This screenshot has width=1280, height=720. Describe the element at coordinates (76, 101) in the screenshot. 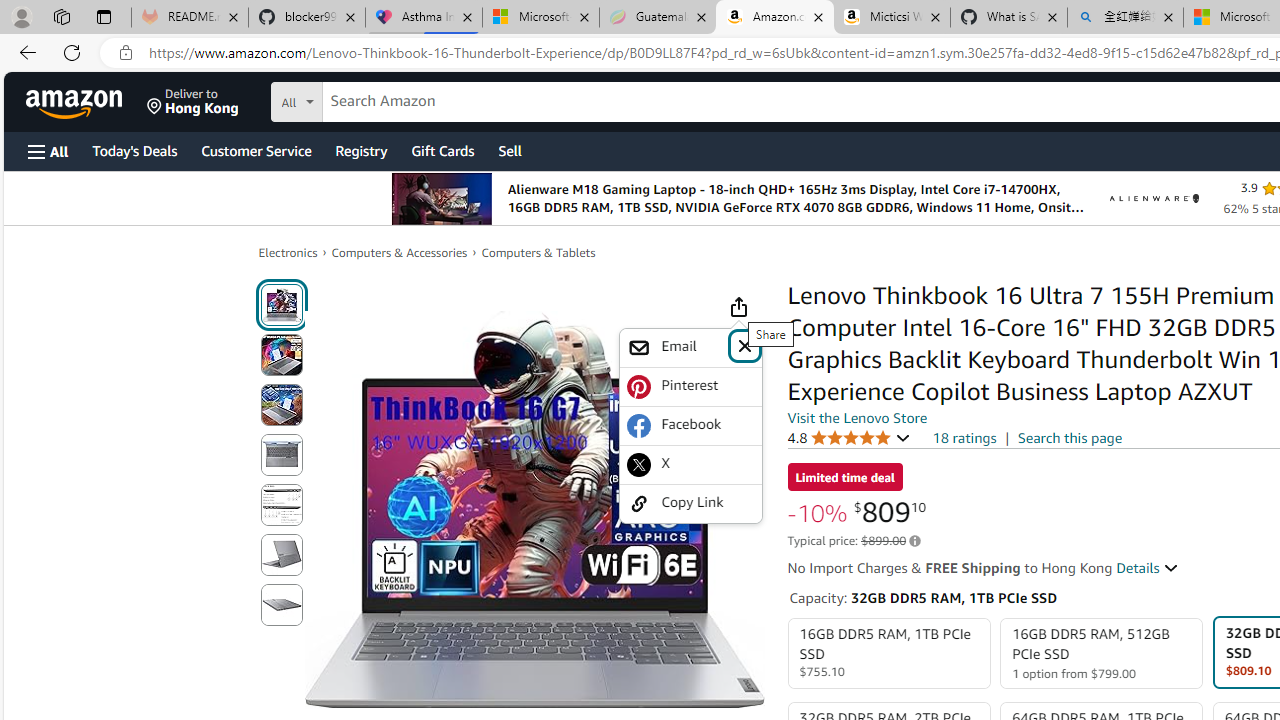

I see `'Amazon'` at that location.